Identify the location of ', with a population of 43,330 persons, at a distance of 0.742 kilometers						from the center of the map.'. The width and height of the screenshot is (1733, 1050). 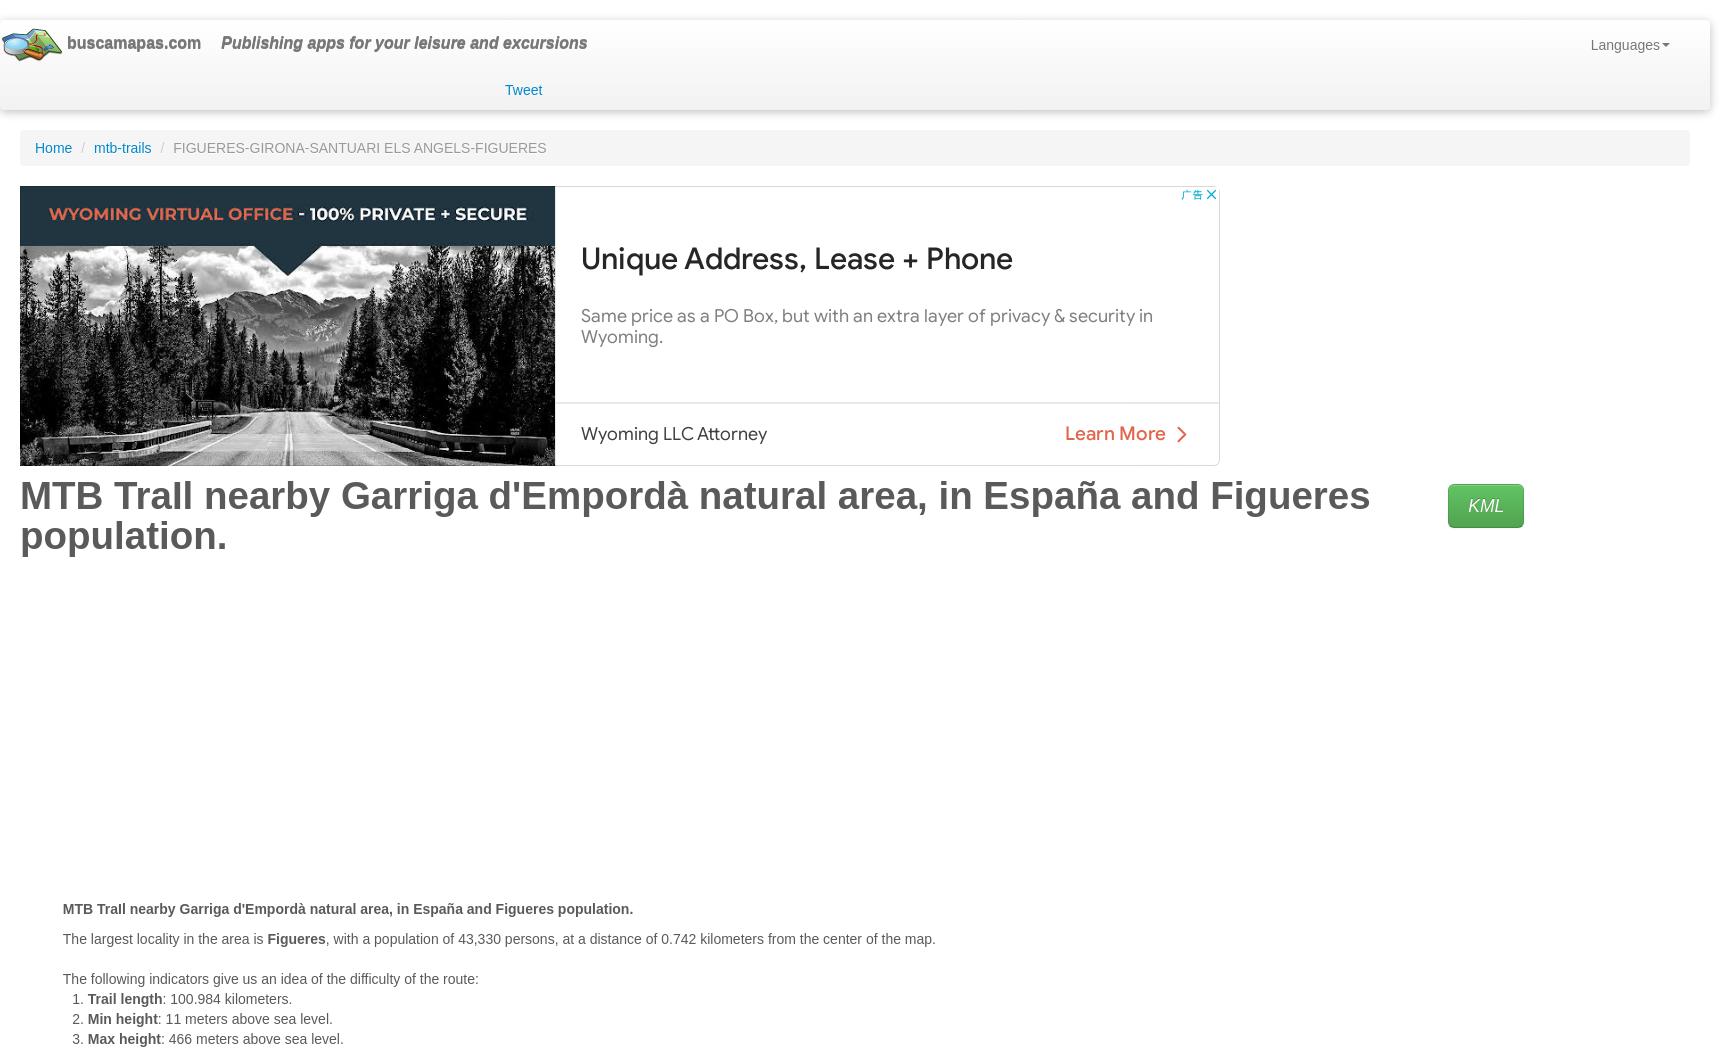
(629, 938).